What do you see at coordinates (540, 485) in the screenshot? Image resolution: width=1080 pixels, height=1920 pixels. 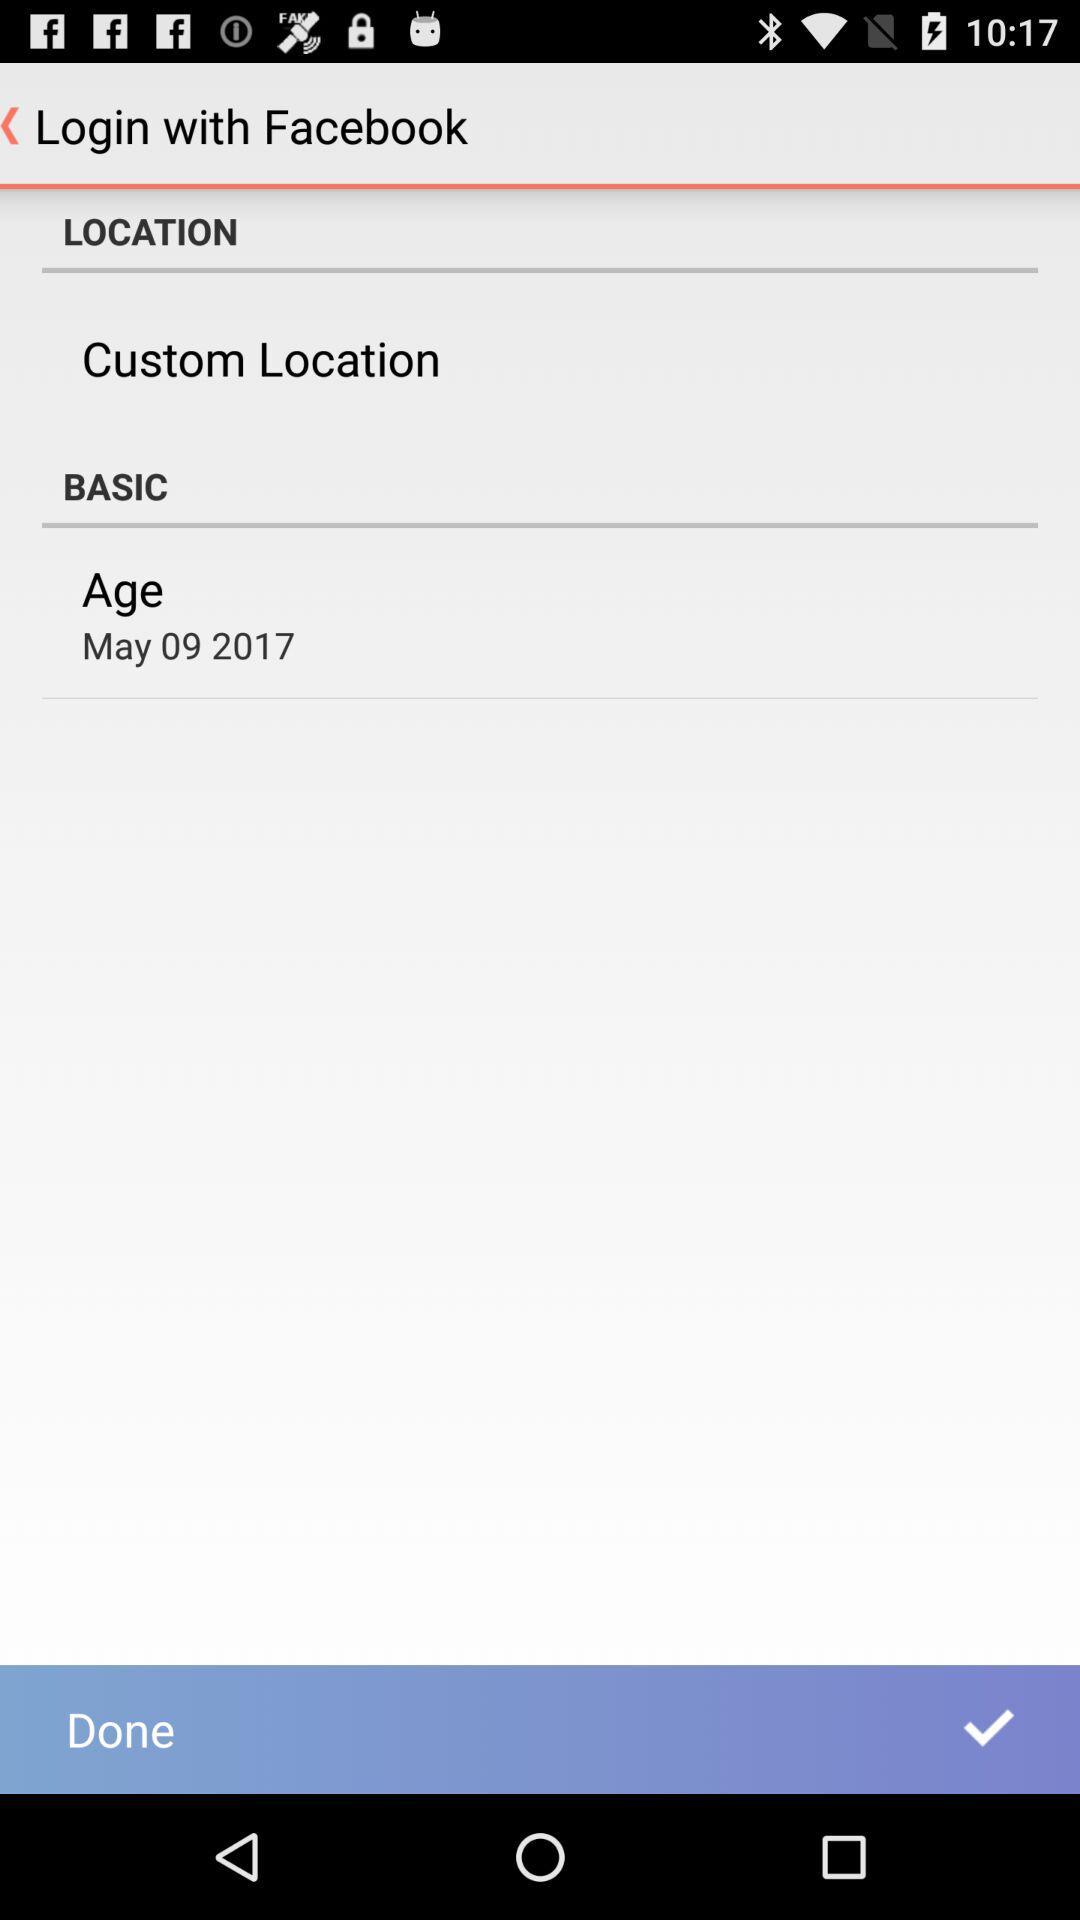 I see `item below the custom location app` at bounding box center [540, 485].